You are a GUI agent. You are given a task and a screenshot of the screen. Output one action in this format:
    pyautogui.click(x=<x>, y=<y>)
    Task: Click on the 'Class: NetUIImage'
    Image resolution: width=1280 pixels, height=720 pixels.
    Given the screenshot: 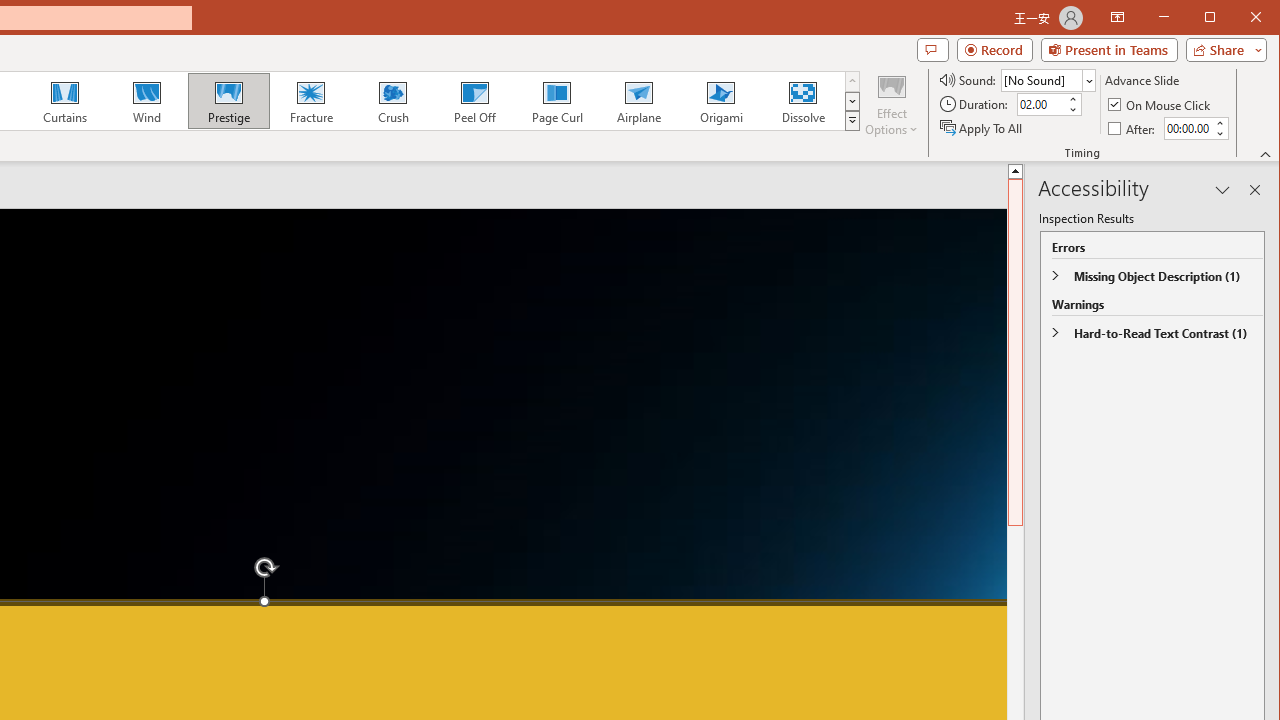 What is the action you would take?
    pyautogui.click(x=853, y=120)
    